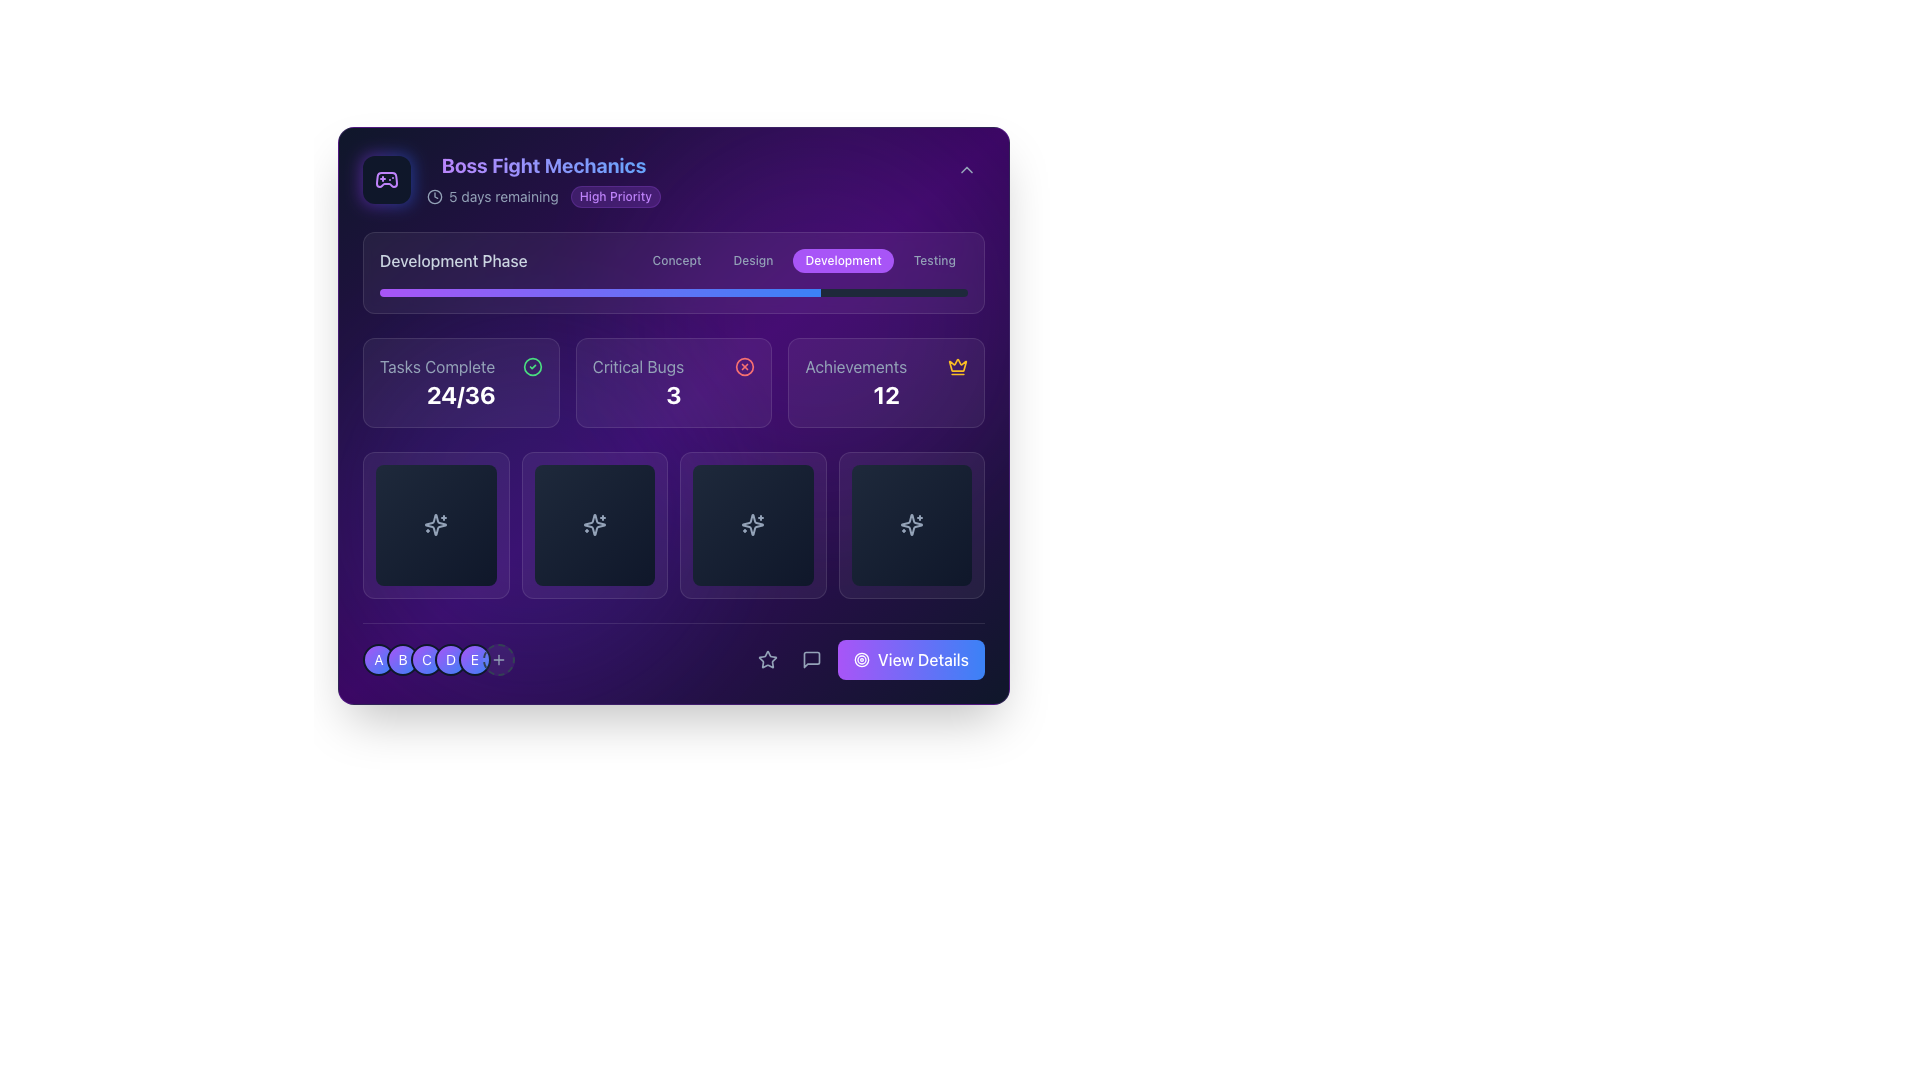  I want to click on the star icon button located at the bottom edge of the card interface used for marking items as favorites, so click(767, 659).